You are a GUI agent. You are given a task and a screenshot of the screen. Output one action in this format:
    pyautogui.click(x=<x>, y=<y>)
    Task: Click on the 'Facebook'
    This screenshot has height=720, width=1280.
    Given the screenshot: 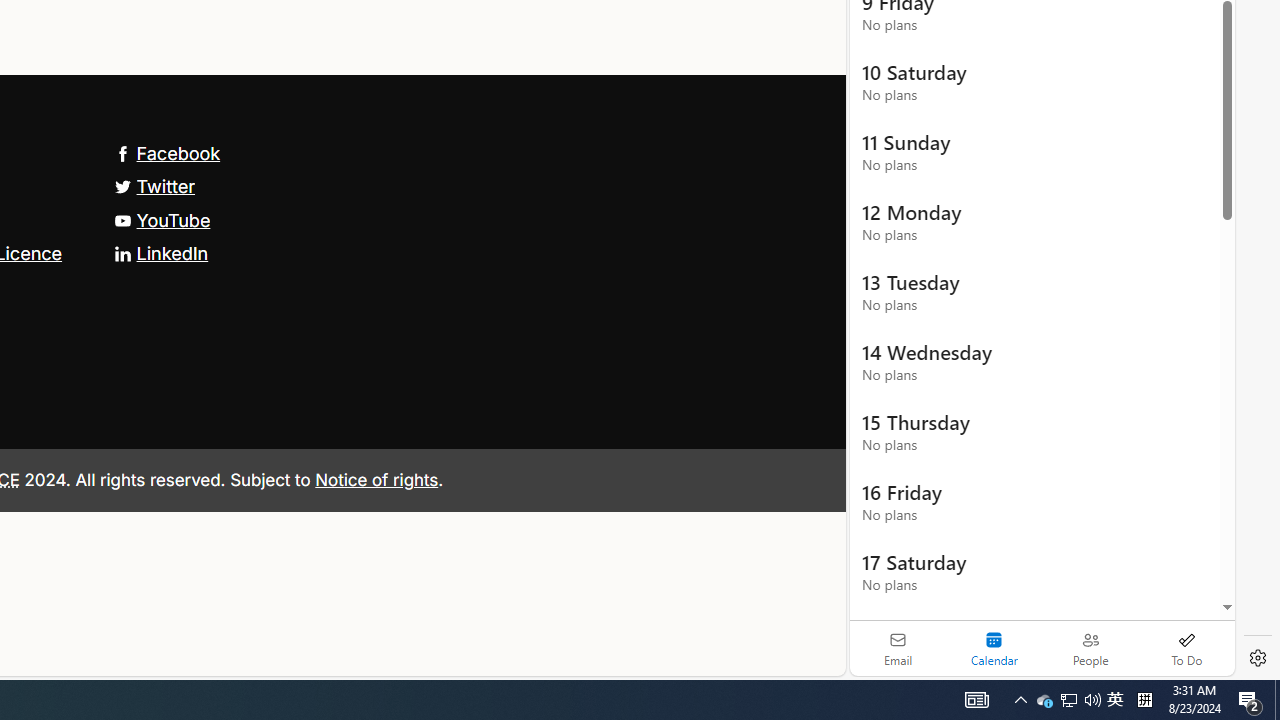 What is the action you would take?
    pyautogui.click(x=167, y=152)
    